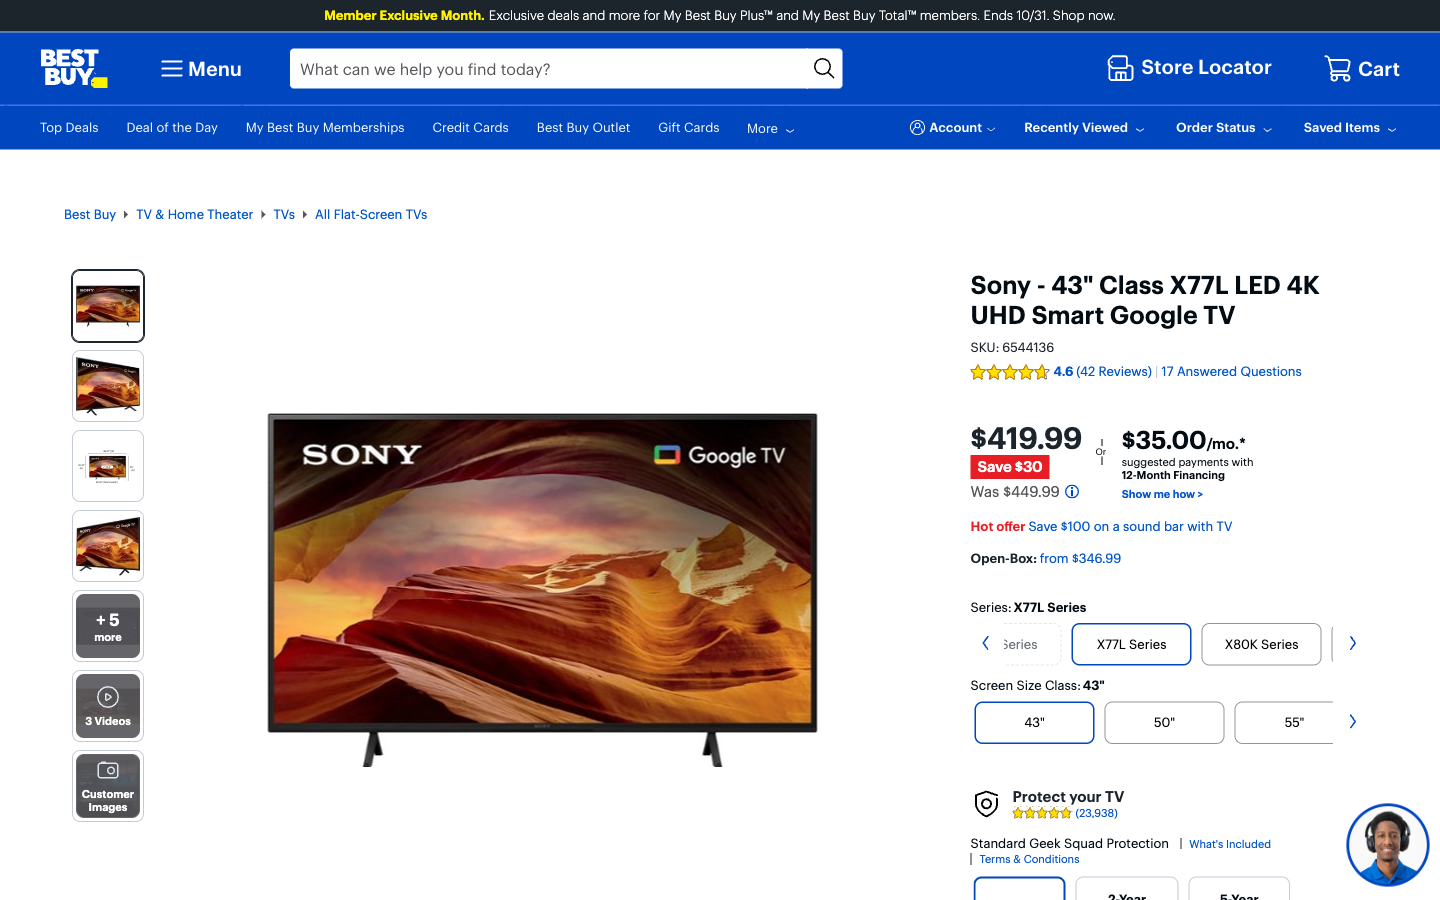 The height and width of the screenshot is (900, 1440). What do you see at coordinates (74, 68) in the screenshot?
I see `the main page of Best Buy by selecting the top left symbol` at bounding box center [74, 68].